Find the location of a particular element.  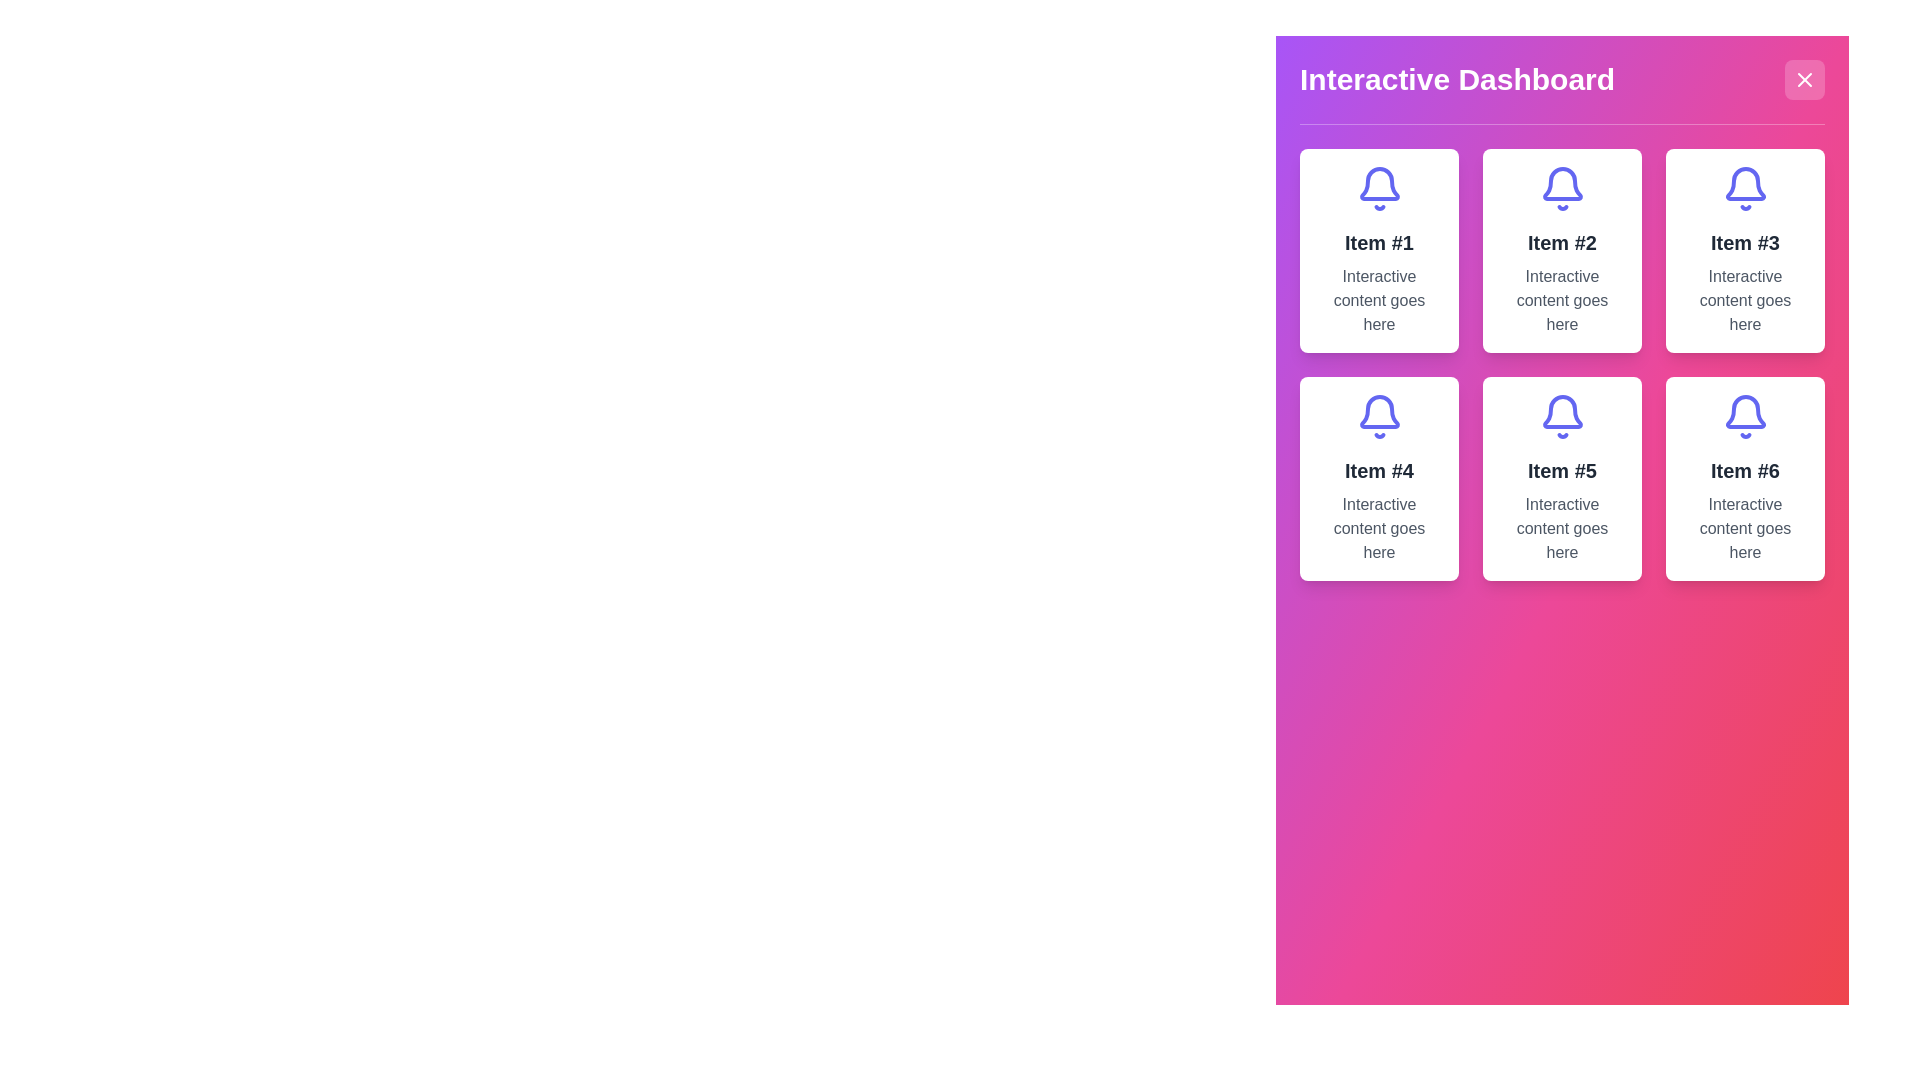

the rectangular card with a white background, rounded corners, and a purple bell icon at the top, which contains the heading 'Item #2' and the text 'Interactive content goes here' is located at coordinates (1561, 249).